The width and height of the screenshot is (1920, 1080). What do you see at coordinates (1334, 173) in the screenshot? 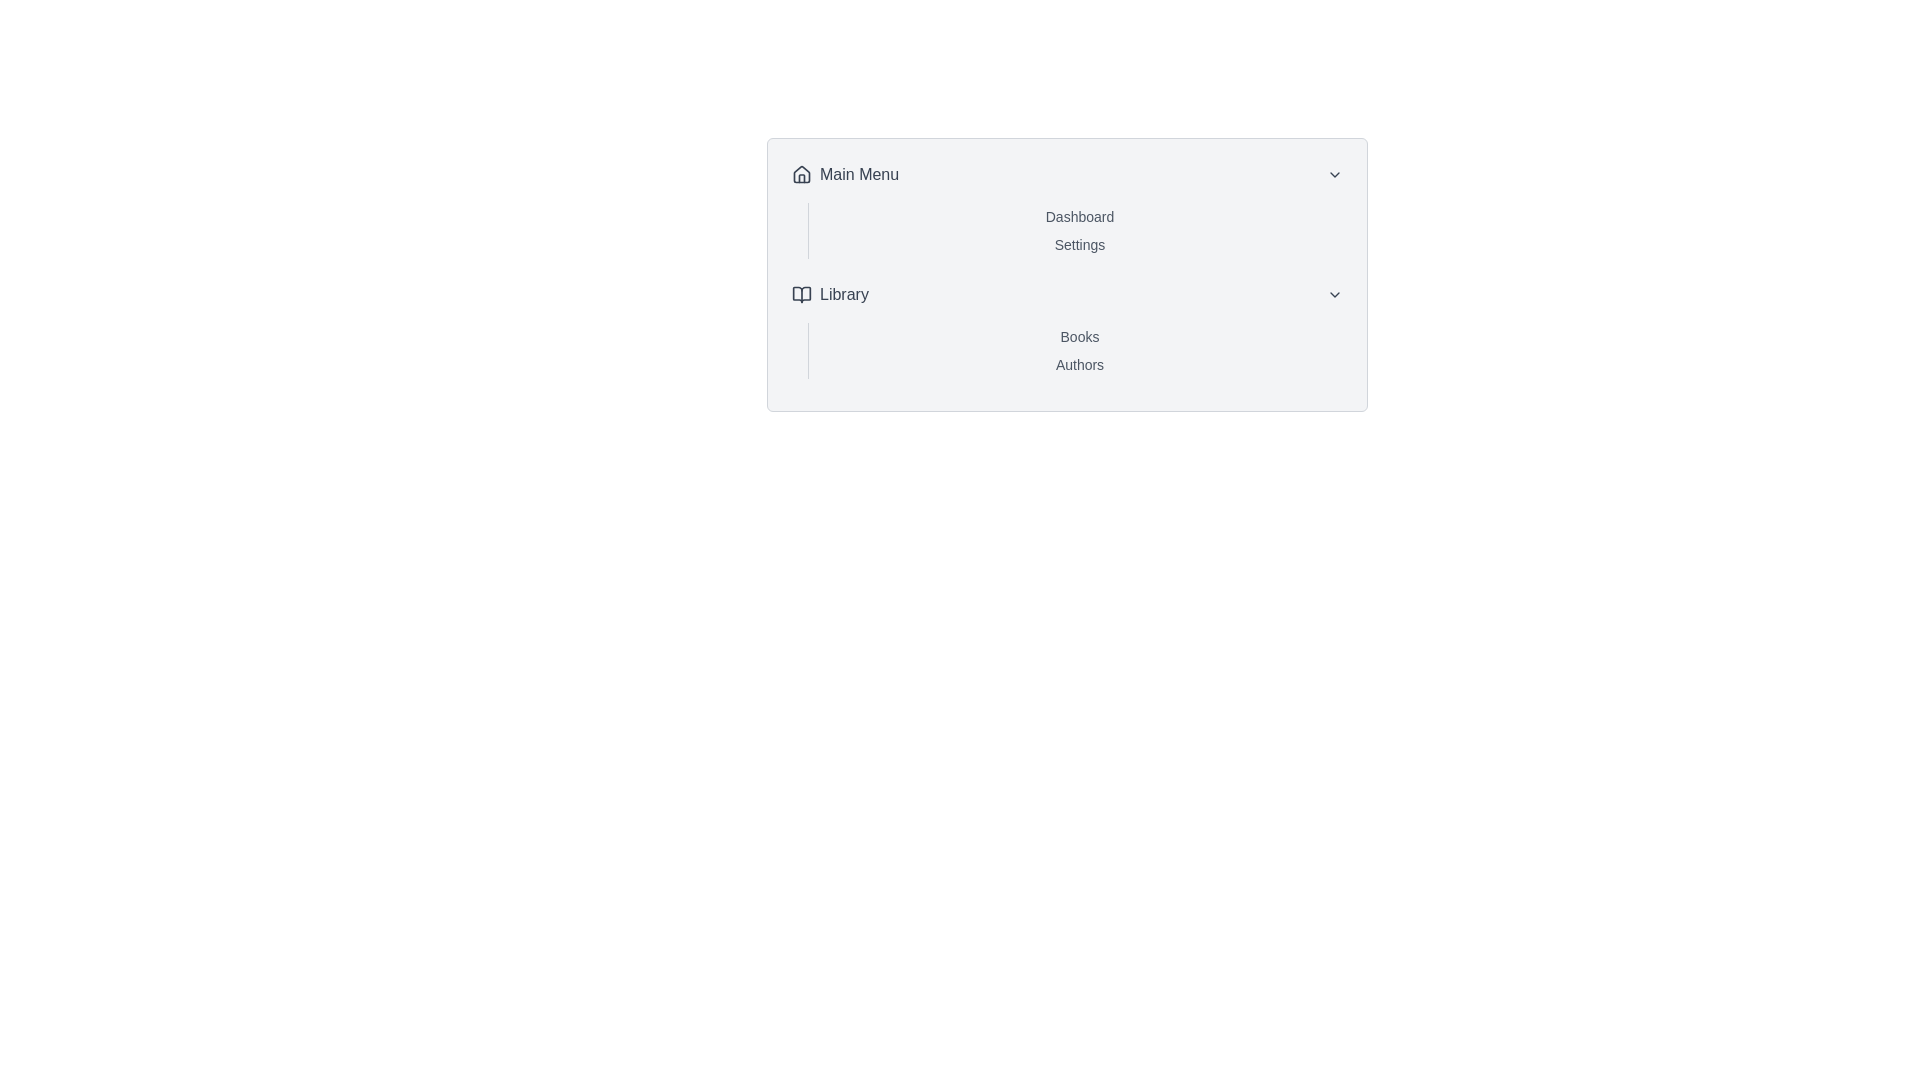
I see `the Chevron icon located at the far-right side of the 'Main Menu' list item` at bounding box center [1334, 173].